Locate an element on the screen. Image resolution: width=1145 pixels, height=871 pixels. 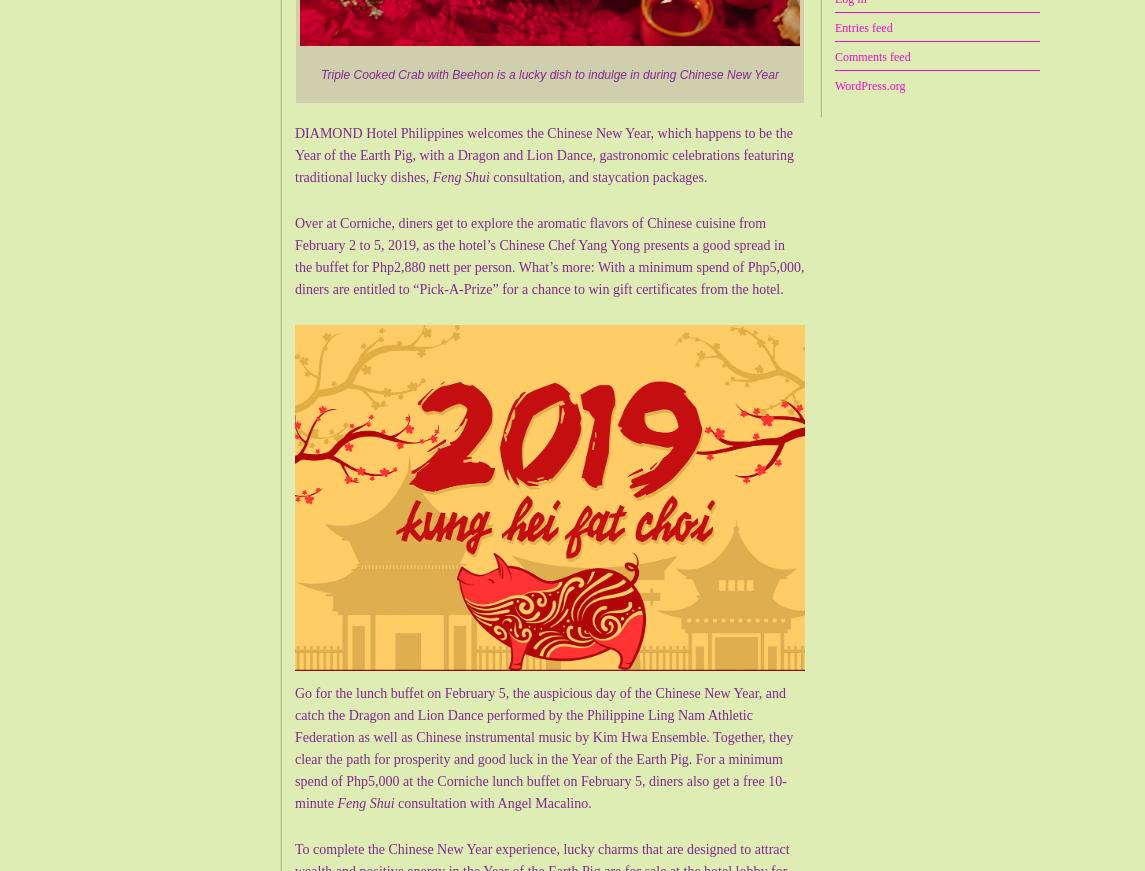
'Over at Corniche, diners get to explore the aromatic flavors of Chinese cuisine from February 2 to 5, 2019, as the hotel’s Chinese Chef Yang Yong presents a good spread in the buffet for Php2,880 nett per person. What’s more: With a minimum spend of Php5,000, diners are entitled to “Pick-A-Prize” for a chance to win gift certificates from the hotel.' is located at coordinates (549, 256).